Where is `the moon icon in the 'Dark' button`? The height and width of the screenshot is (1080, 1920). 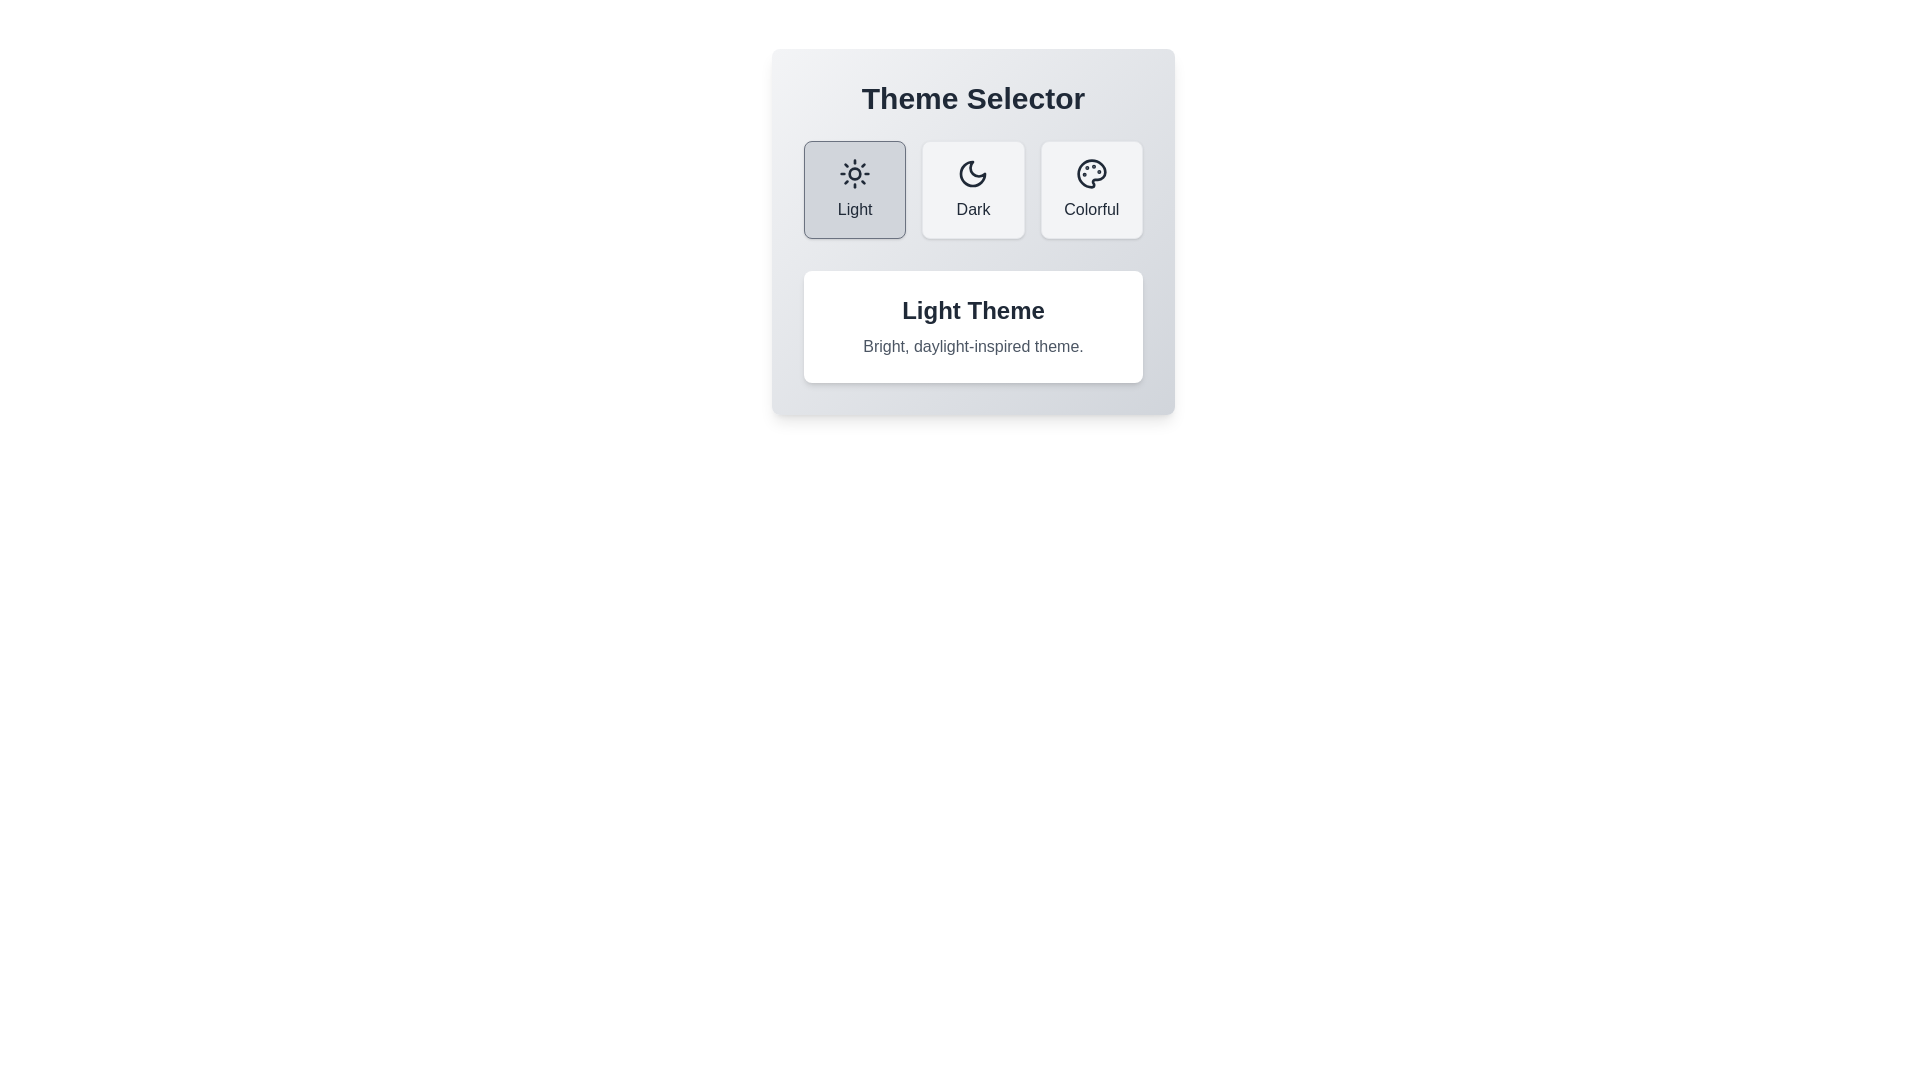
the moon icon in the 'Dark' button is located at coordinates (973, 172).